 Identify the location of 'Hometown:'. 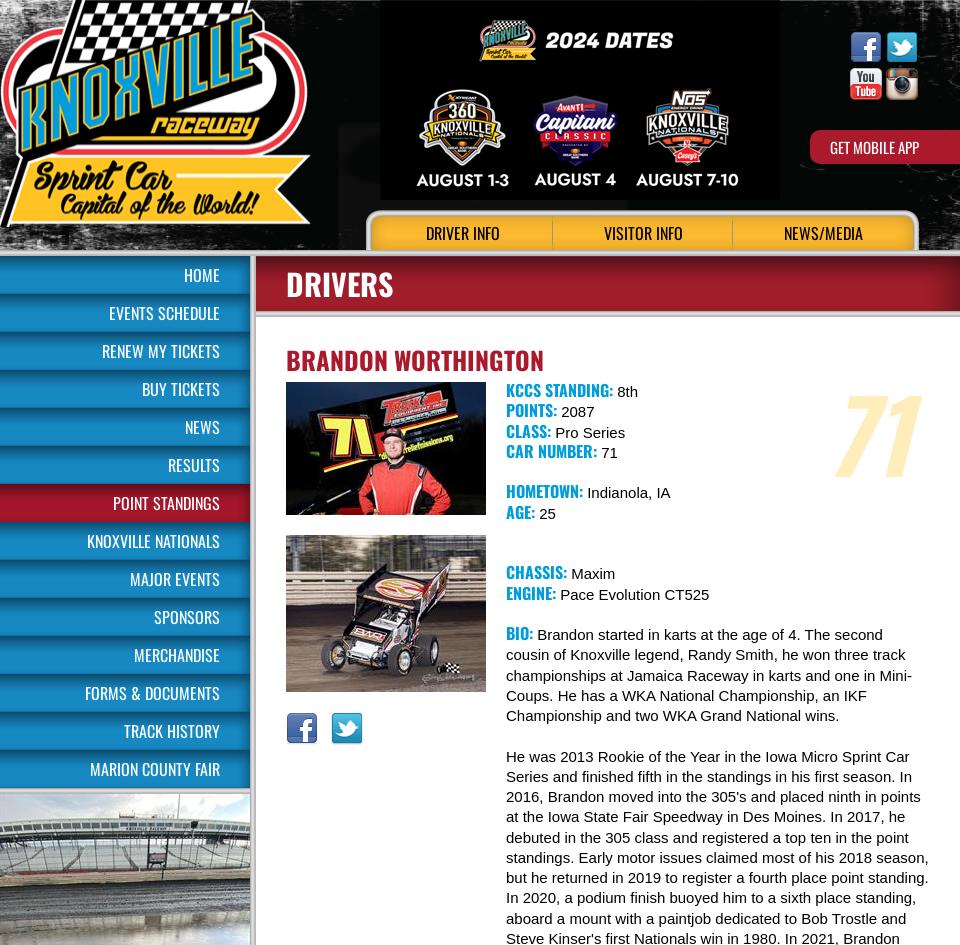
(544, 490).